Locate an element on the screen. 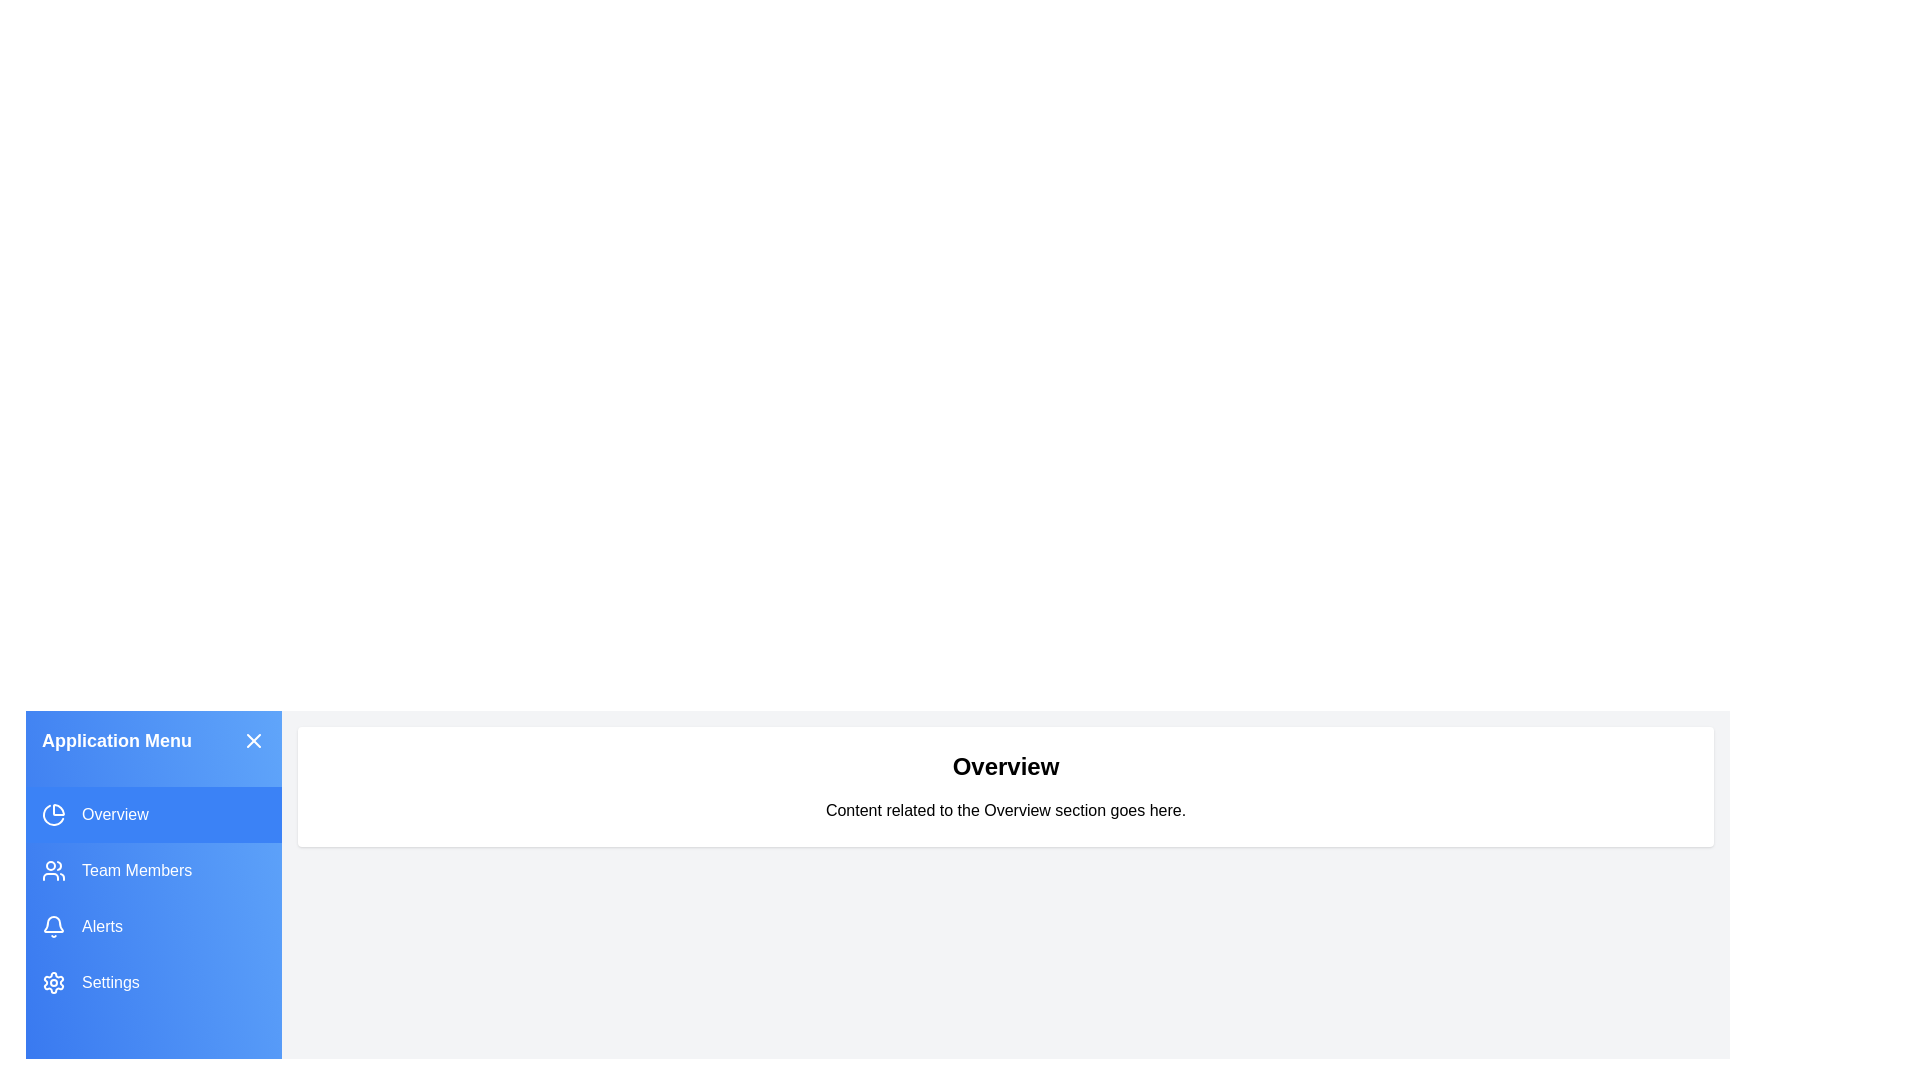 Image resolution: width=1920 pixels, height=1080 pixels. 'X' button in the top-right corner of the drawer to close it is located at coordinates (253, 740).